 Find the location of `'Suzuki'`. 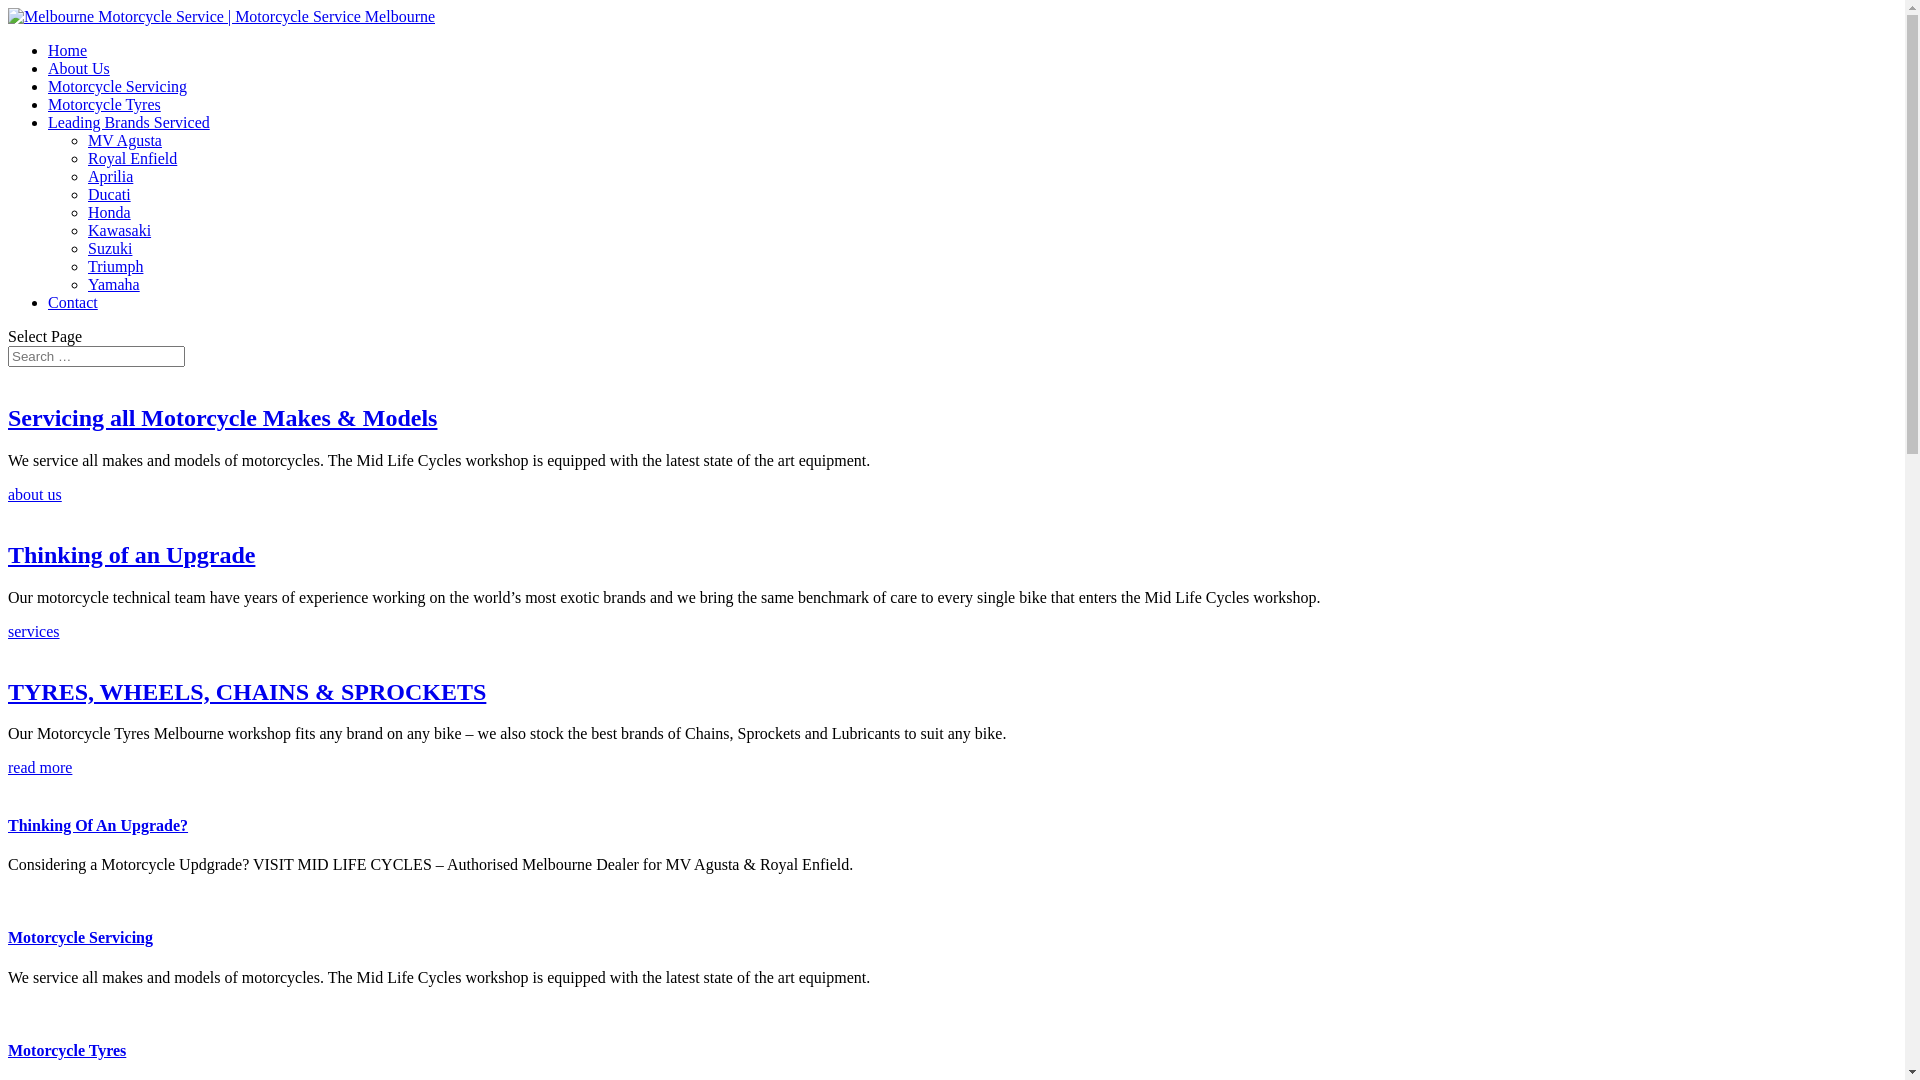

'Suzuki' is located at coordinates (86, 247).